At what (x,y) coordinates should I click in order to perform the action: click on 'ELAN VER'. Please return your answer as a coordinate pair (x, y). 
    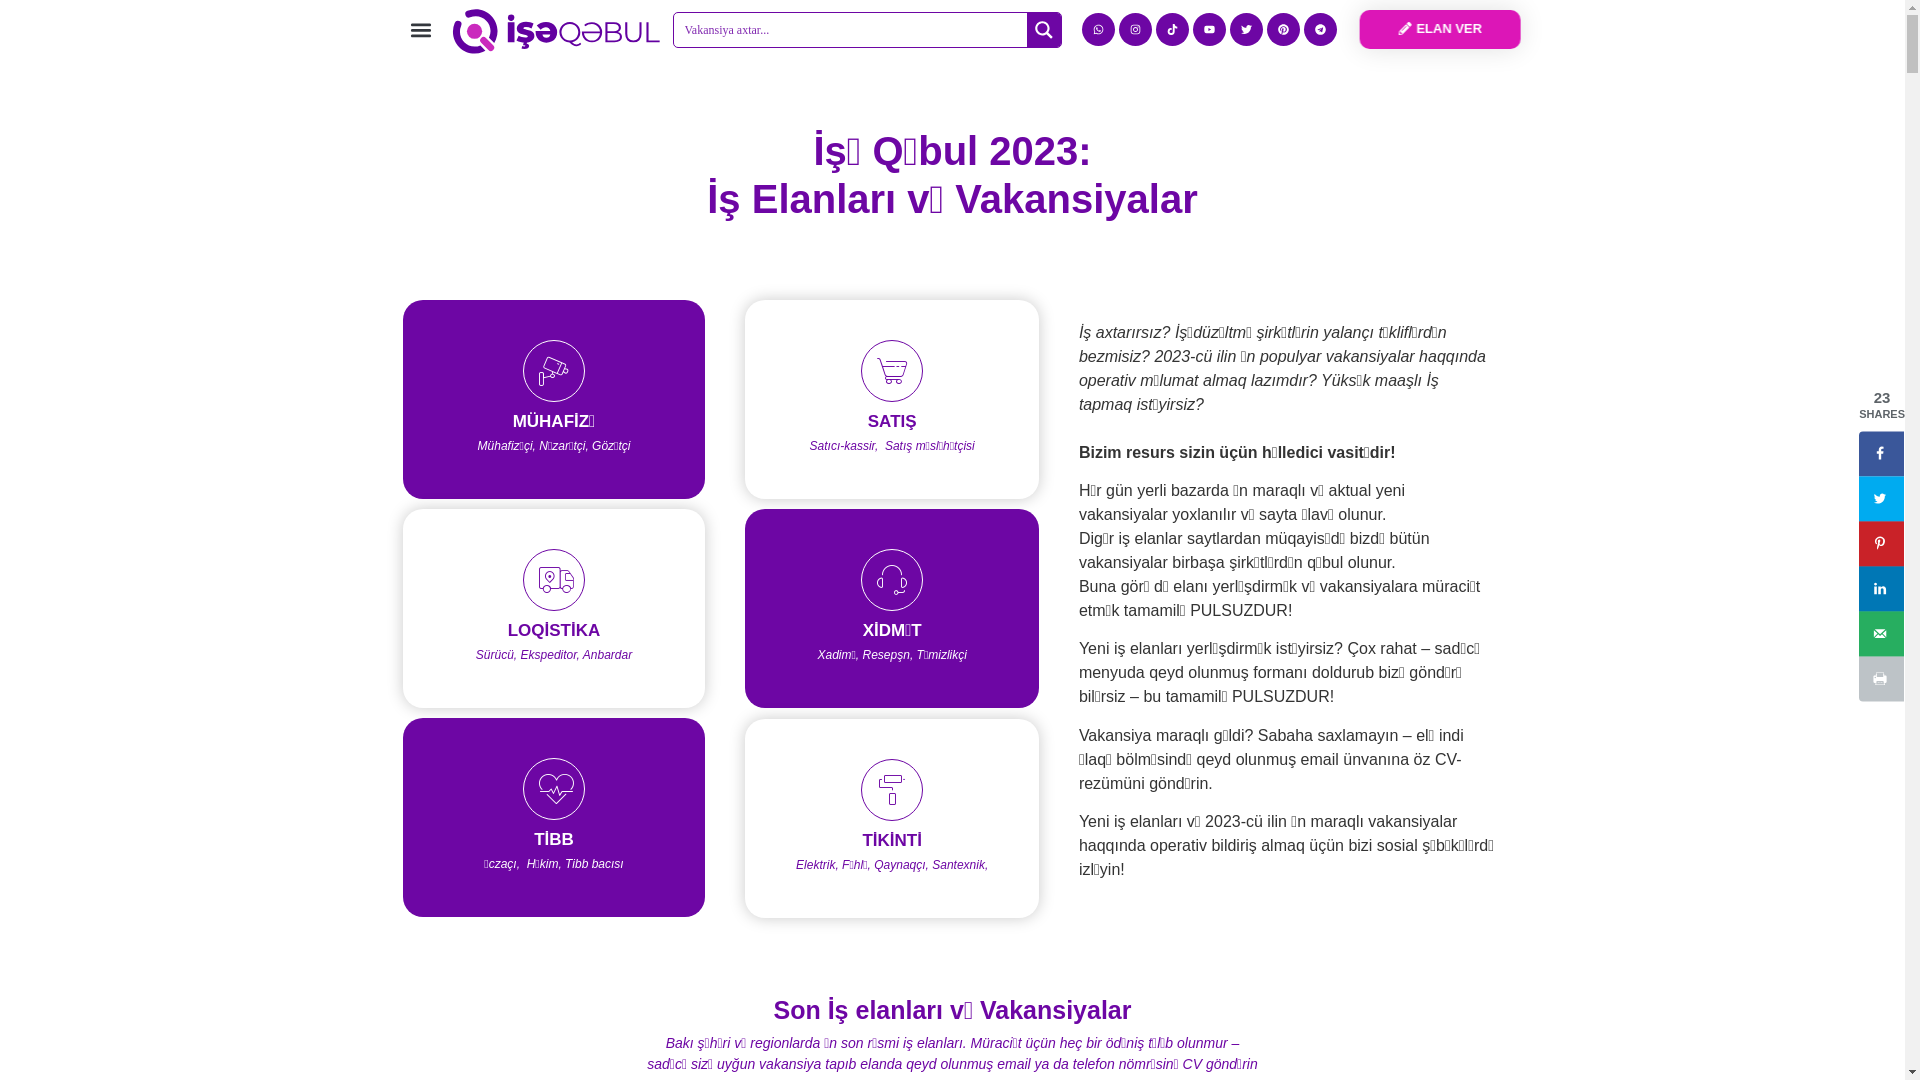
    Looking at the image, I should click on (1358, 29).